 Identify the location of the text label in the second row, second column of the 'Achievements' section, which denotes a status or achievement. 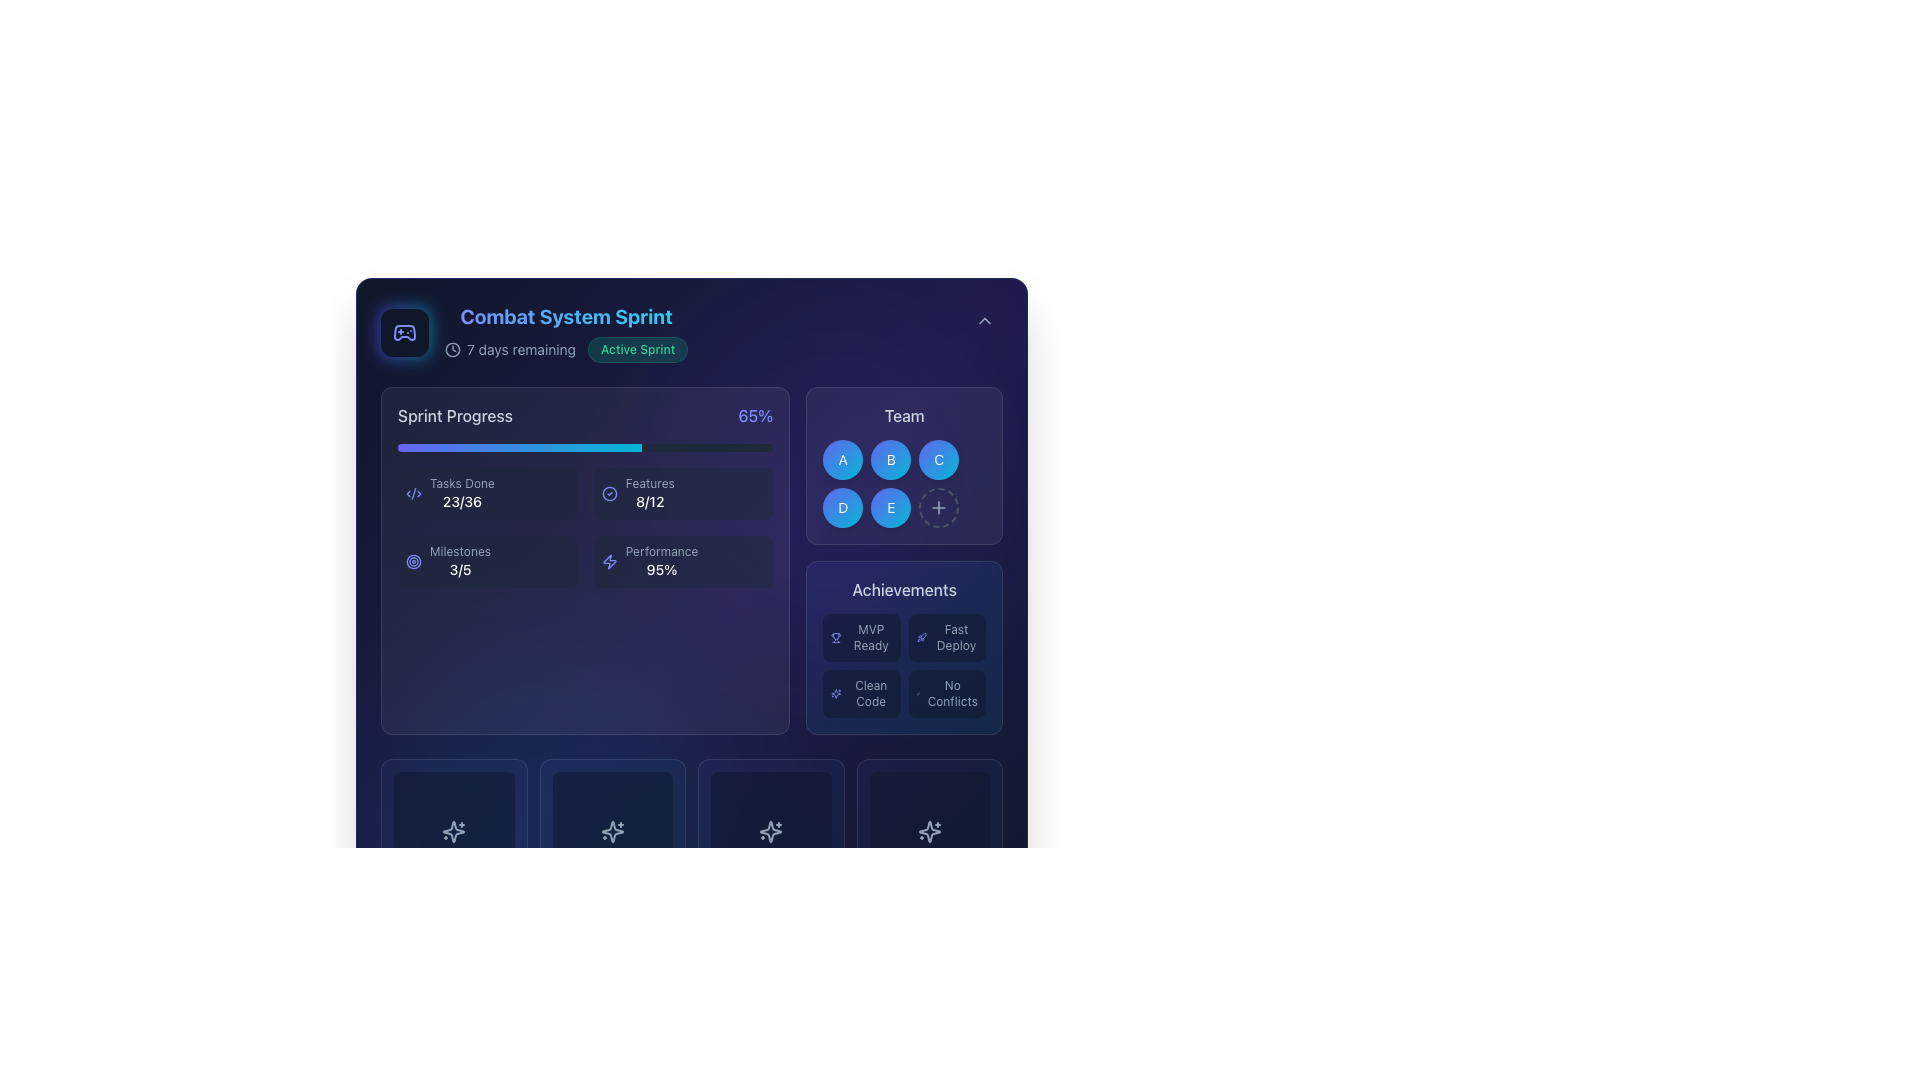
(955, 637).